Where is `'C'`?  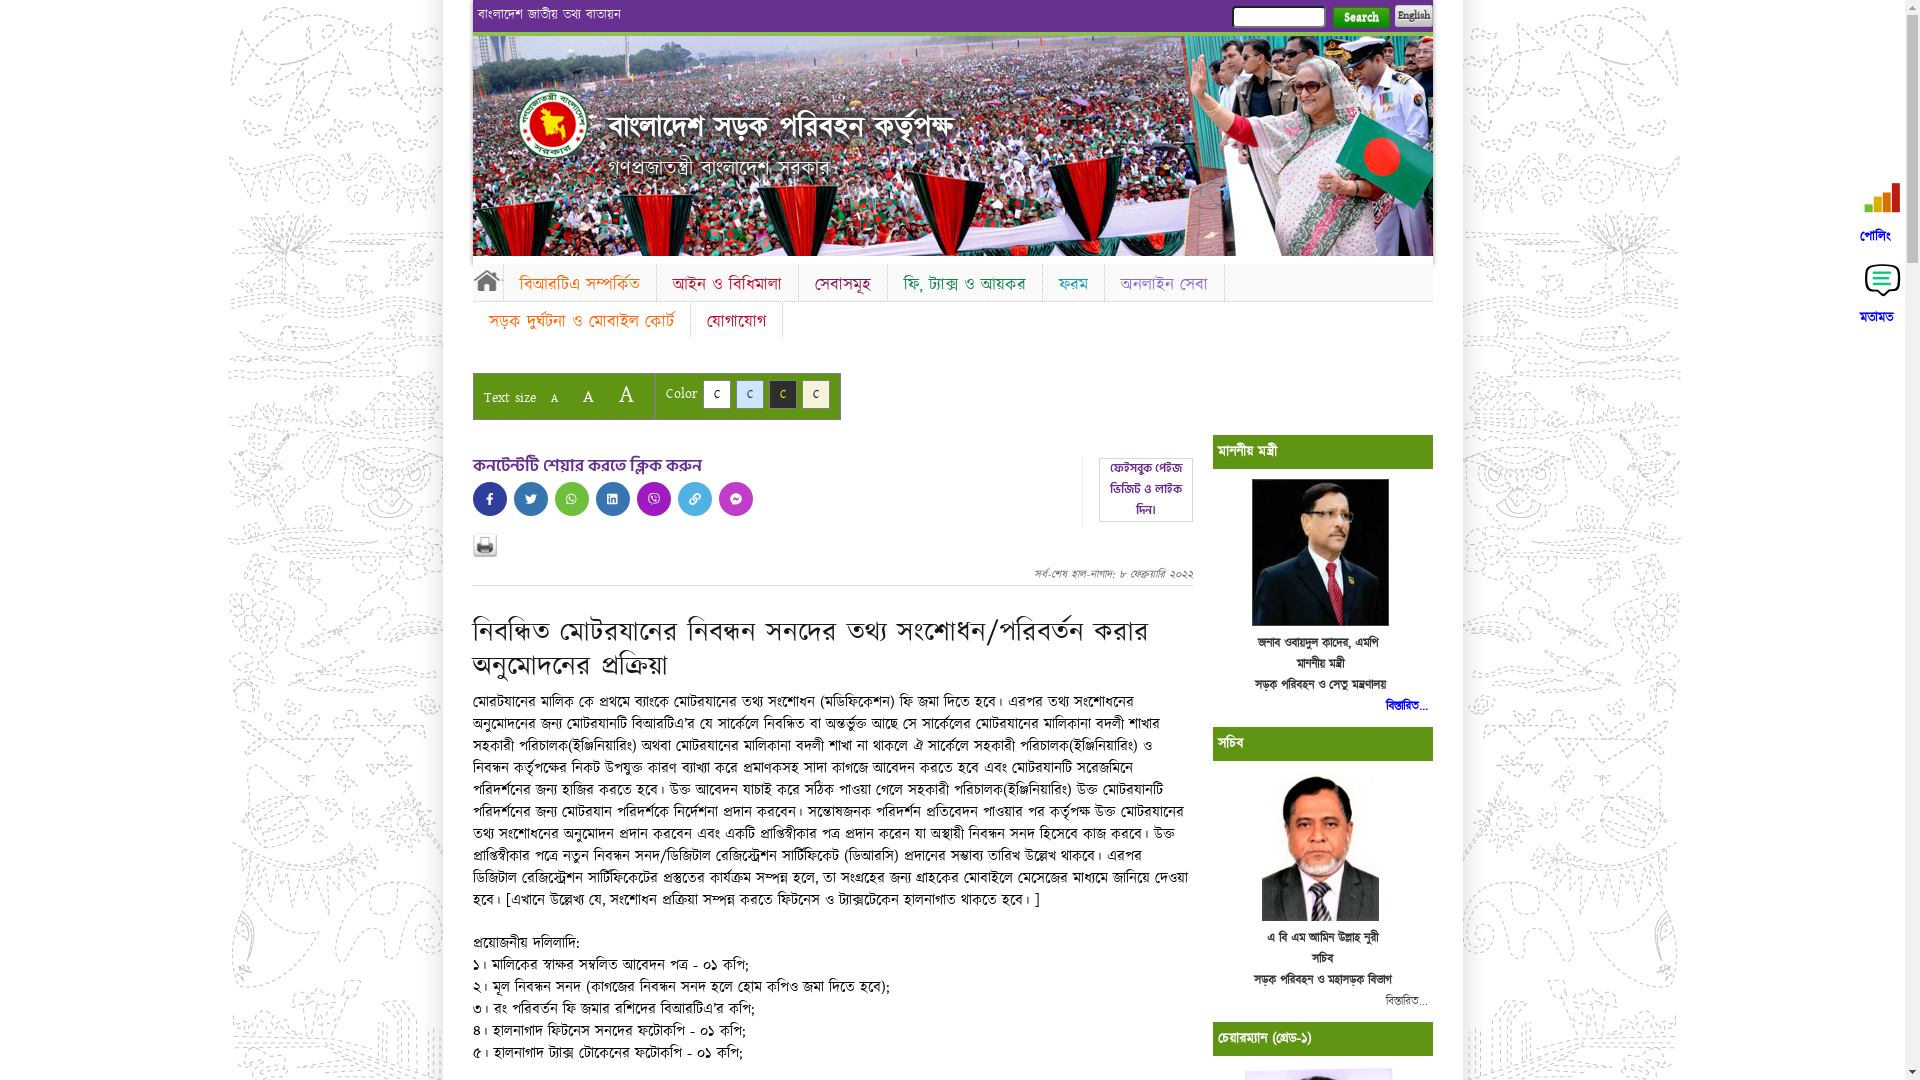
'C' is located at coordinates (715, 394).